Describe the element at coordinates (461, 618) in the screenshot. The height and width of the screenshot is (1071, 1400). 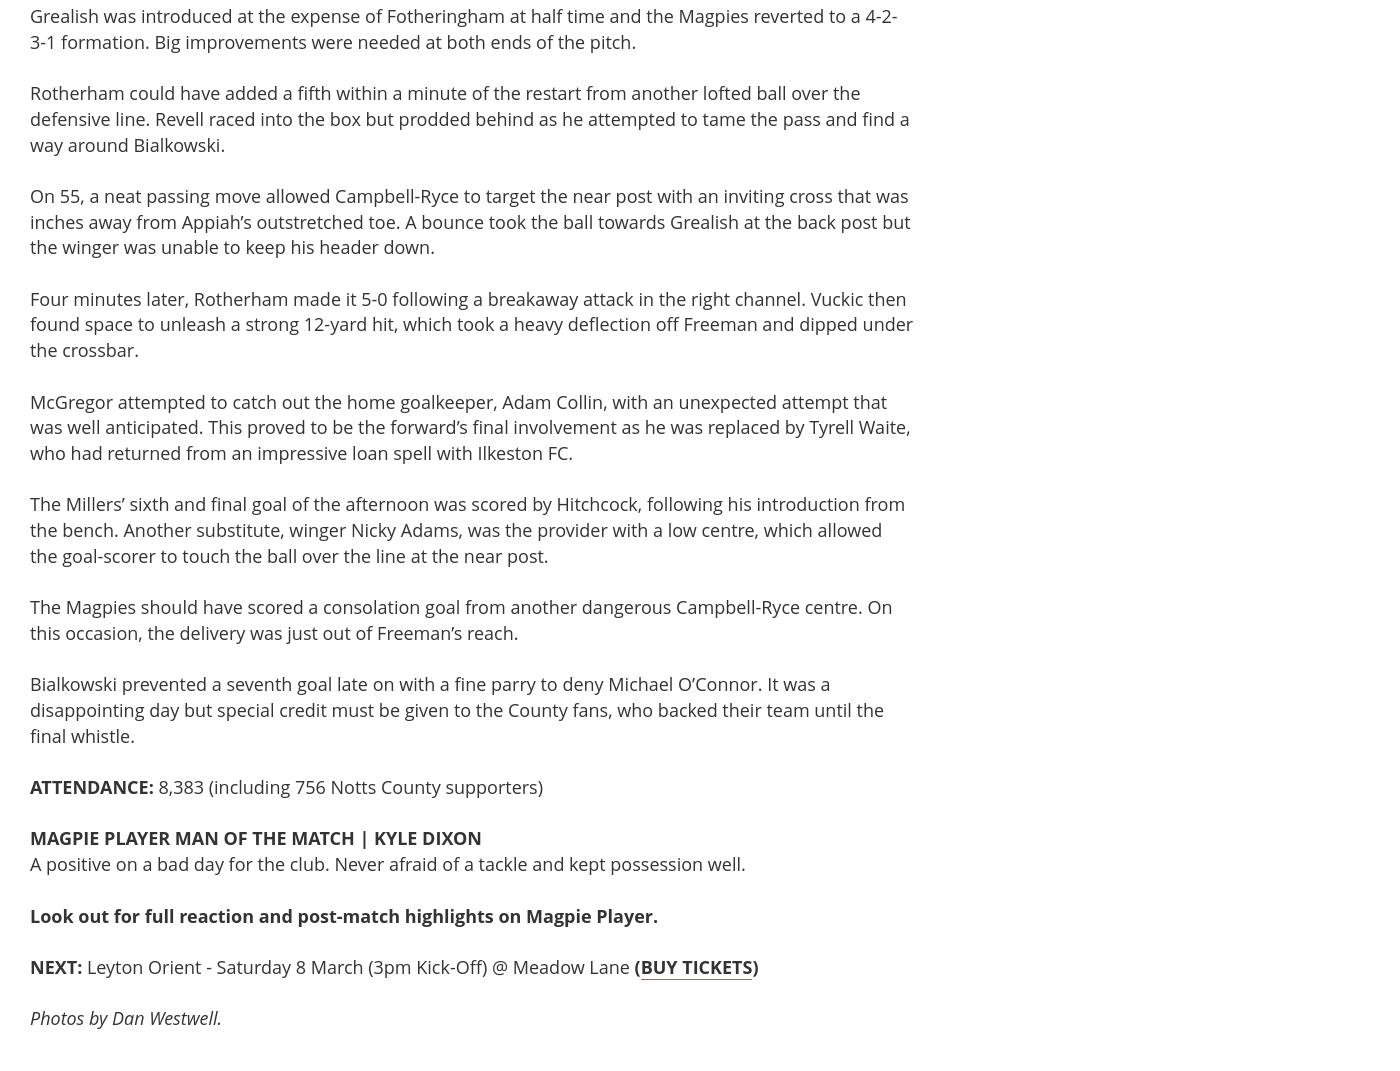
I see `'The Magpies should have scored a consolation goal from another dangerous Campbell-Ryce centre. On this occasion, the delivery was just out of Freeman’s reach.'` at that location.